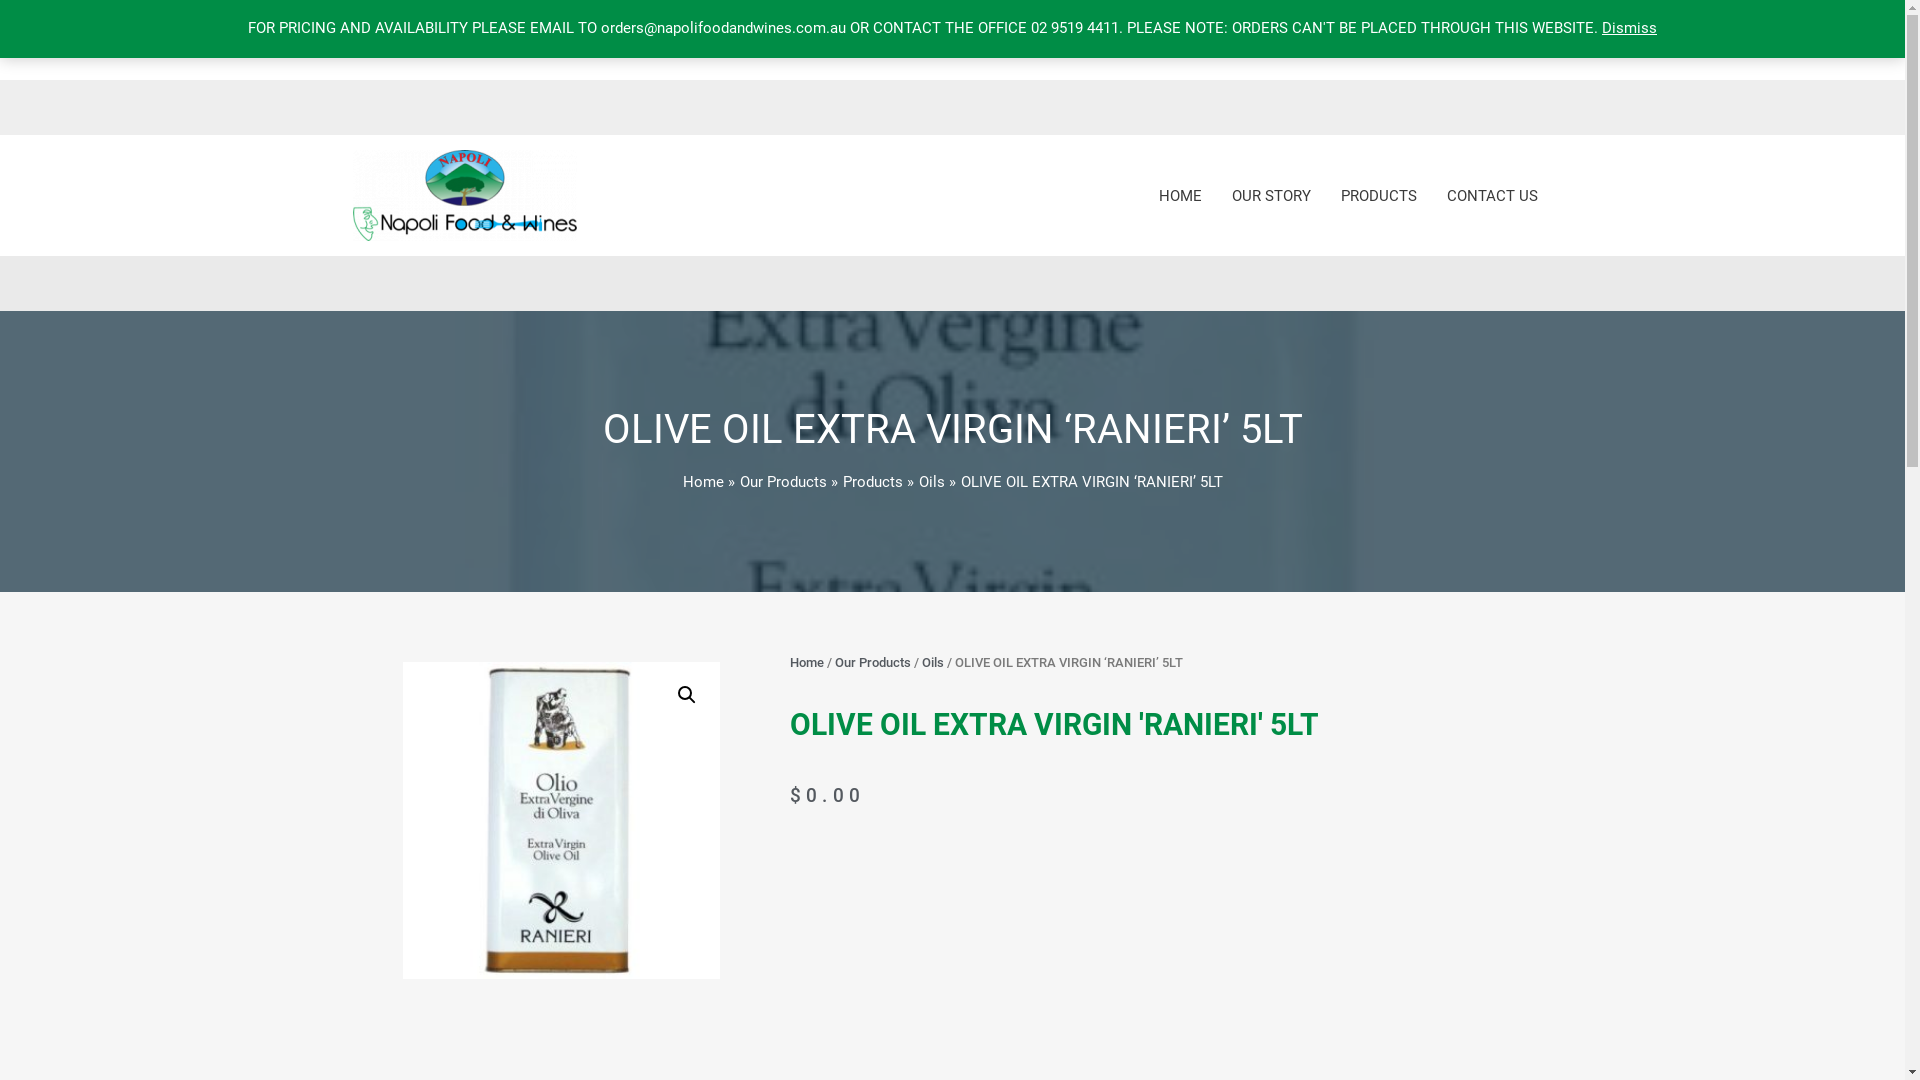 This screenshot has height=1080, width=1920. Describe the element at coordinates (872, 482) in the screenshot. I see `'Products'` at that location.